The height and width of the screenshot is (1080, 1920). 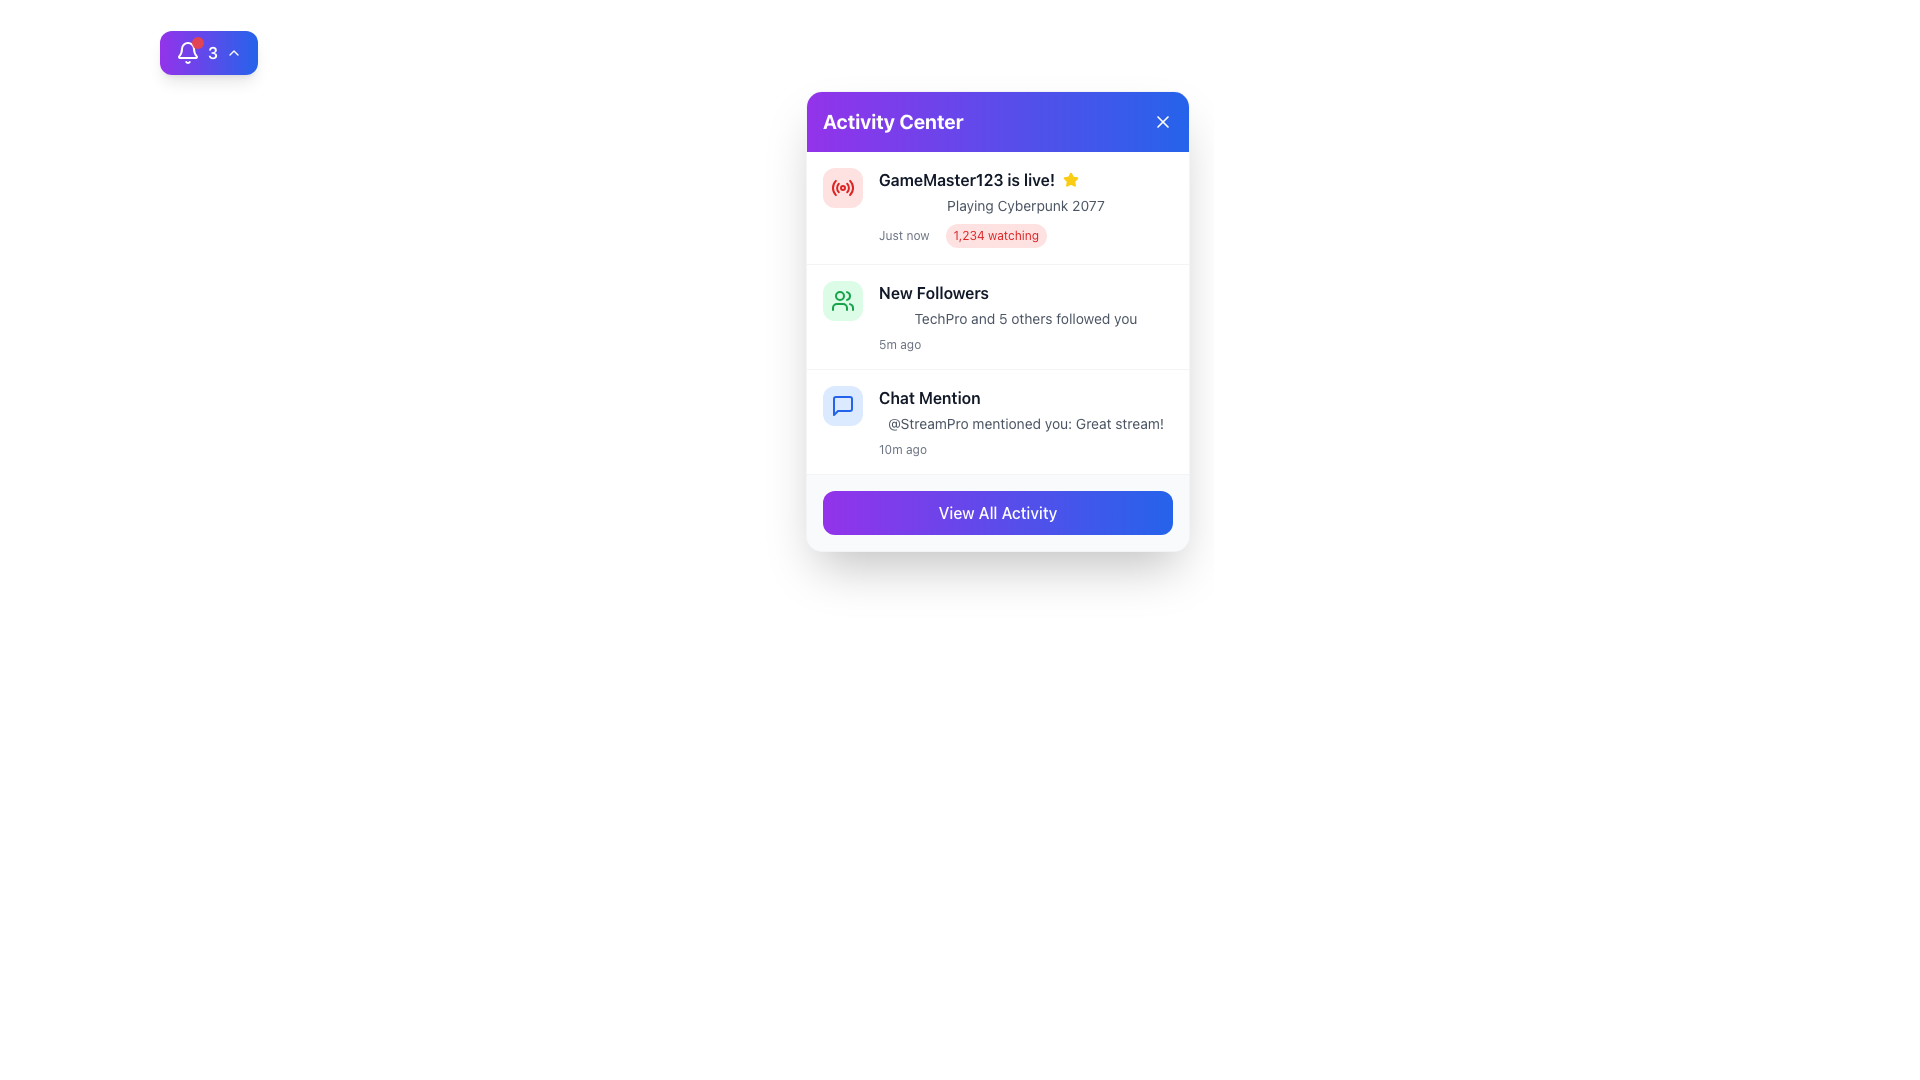 What do you see at coordinates (903, 234) in the screenshot?
I see `the 'Just now' text label, which is styled in small gray font and indicates the time elapsed since an event, located within the 'Activity Center' interface` at bounding box center [903, 234].